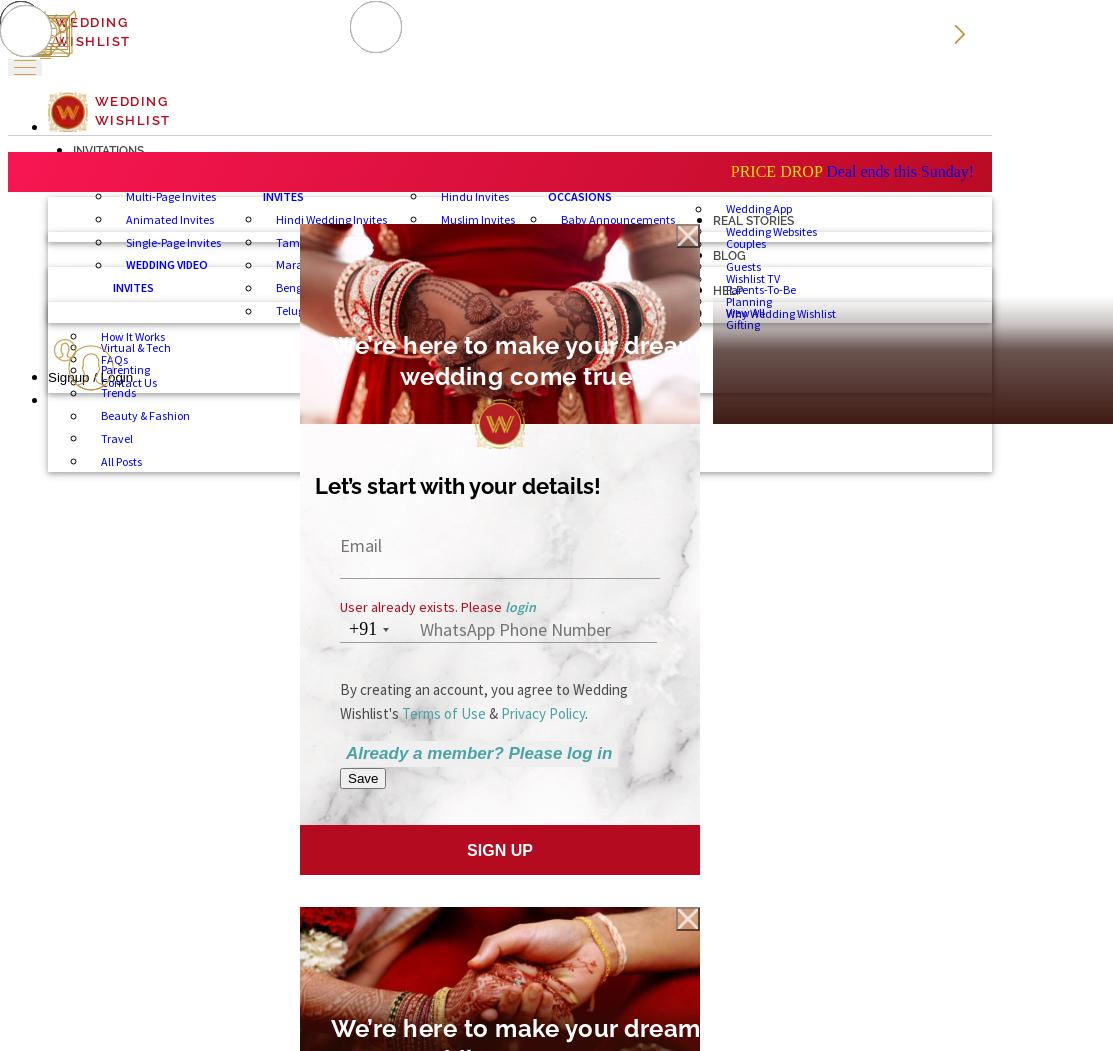  Describe the element at coordinates (504, 606) in the screenshot. I see `'login'` at that location.